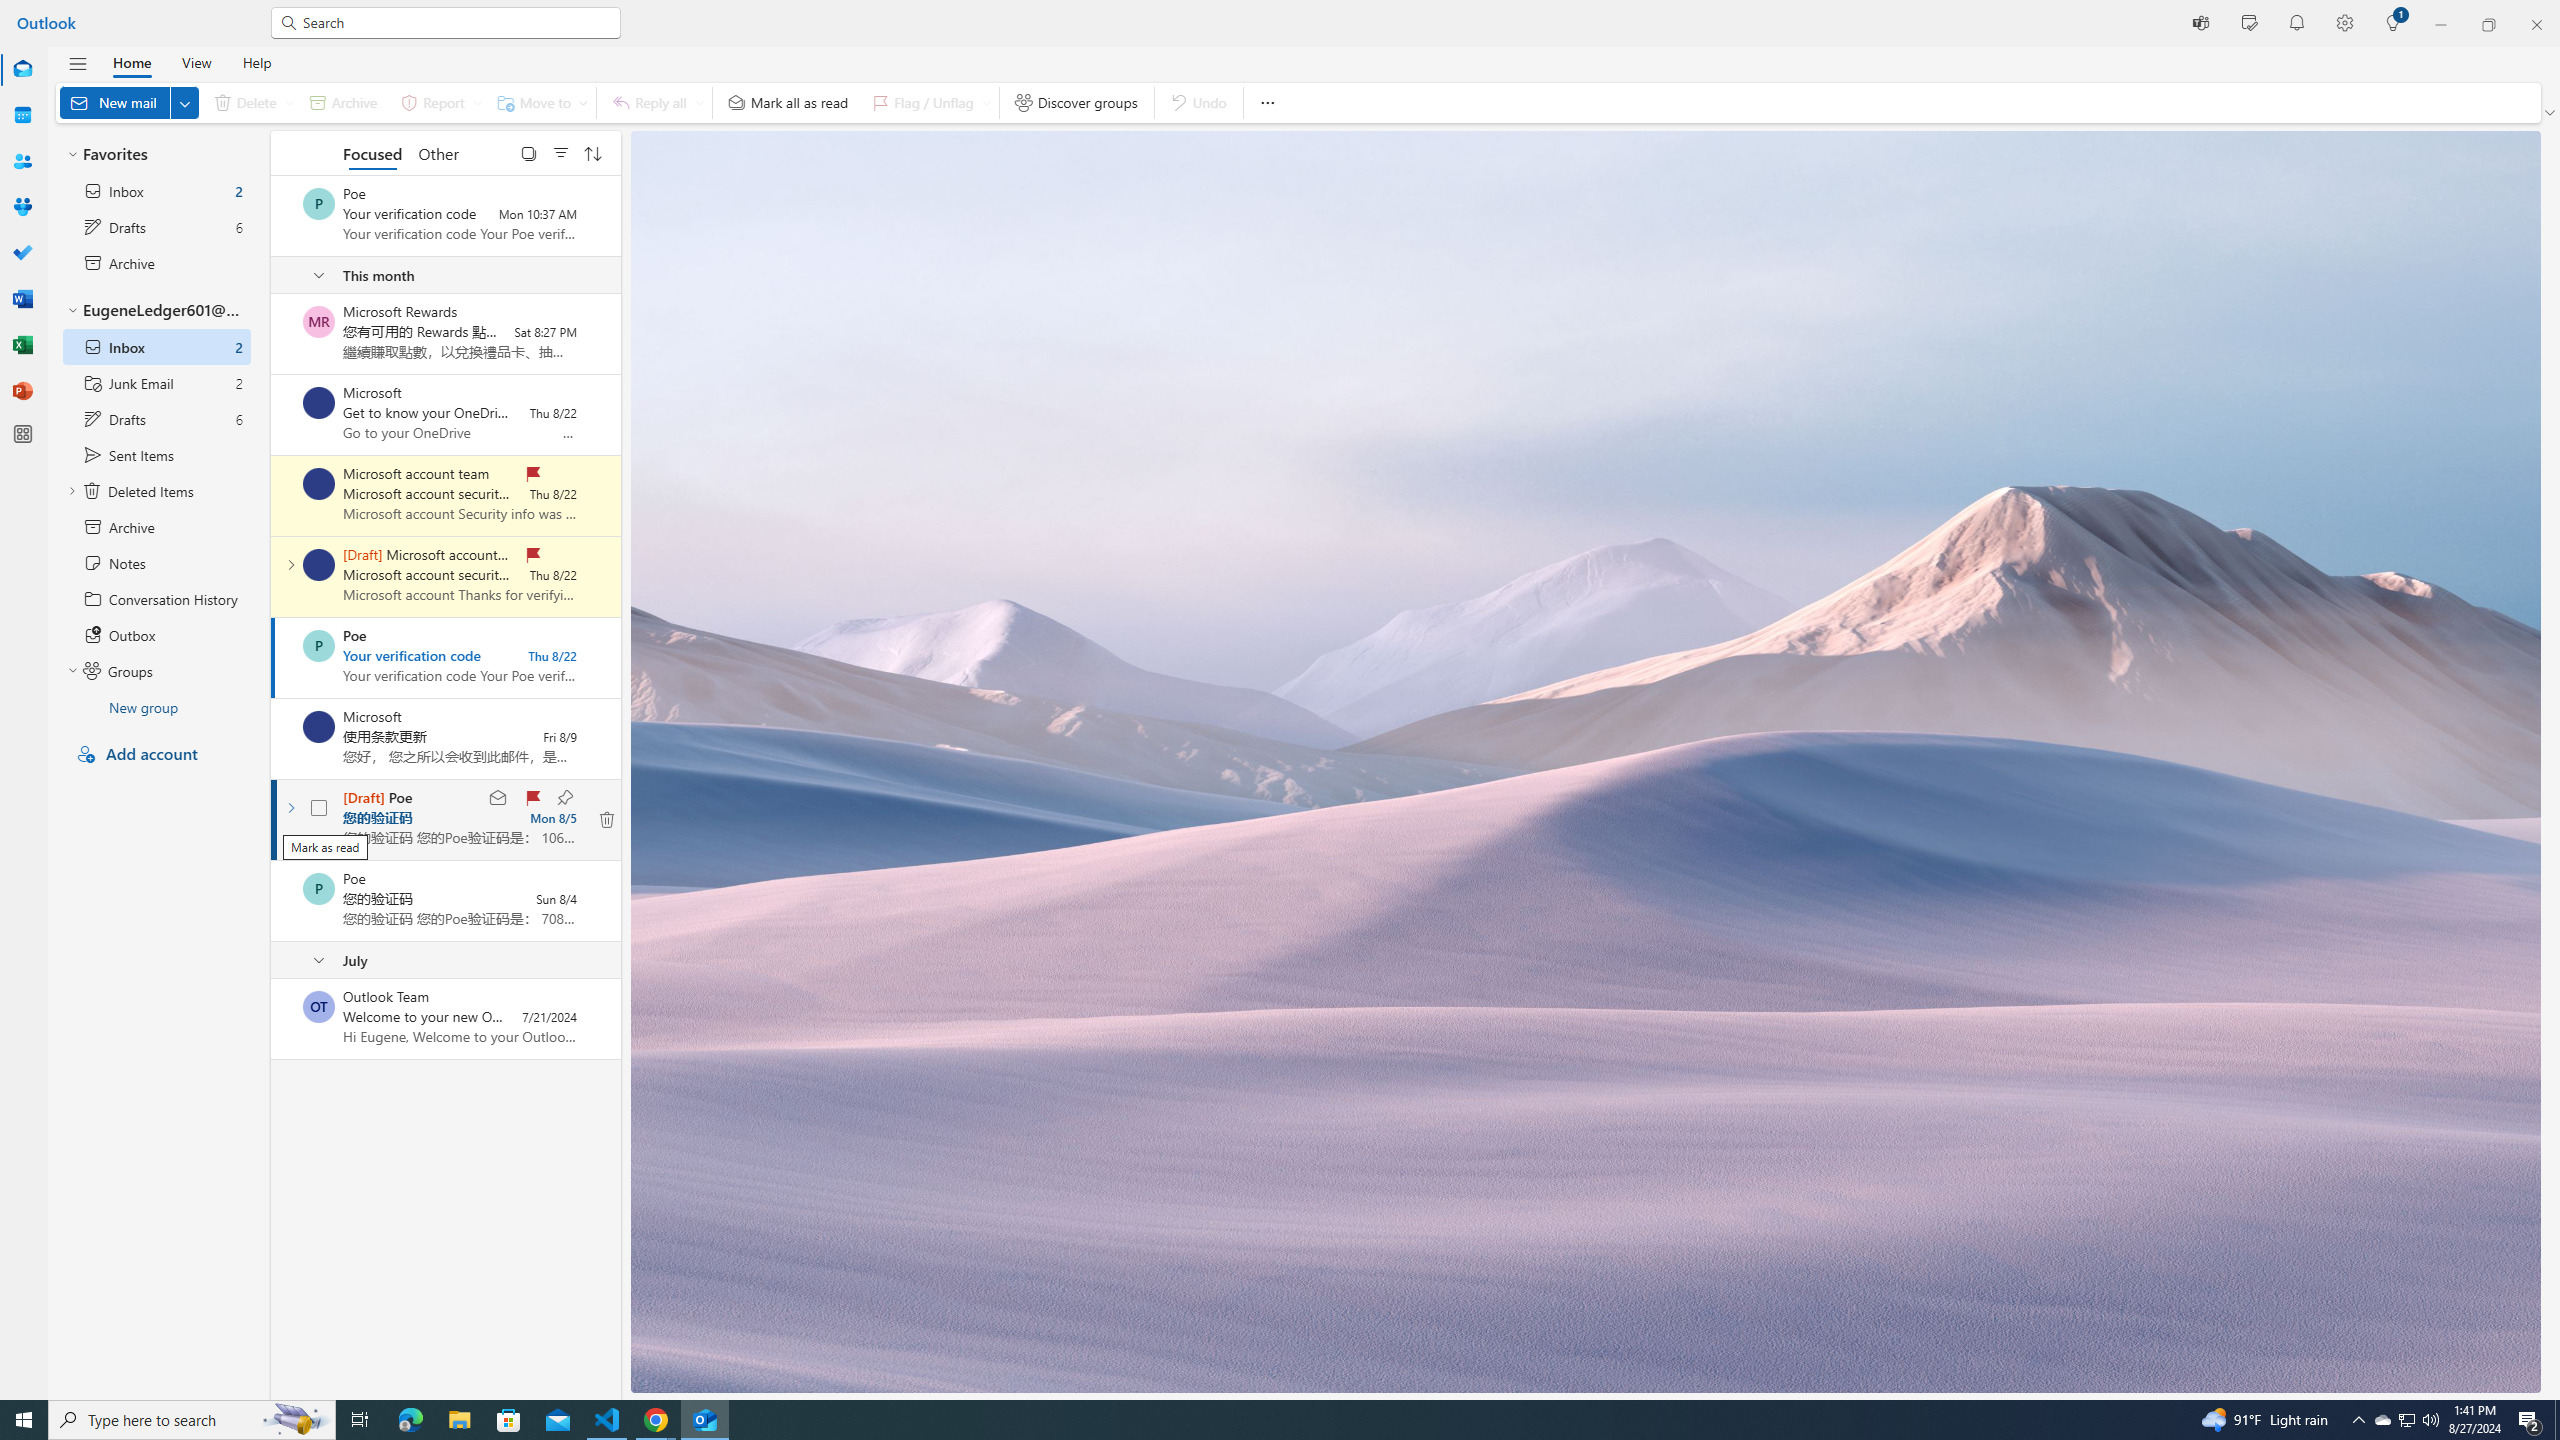 This screenshot has height=1440, width=2560. I want to click on 'Excel', so click(23, 344).